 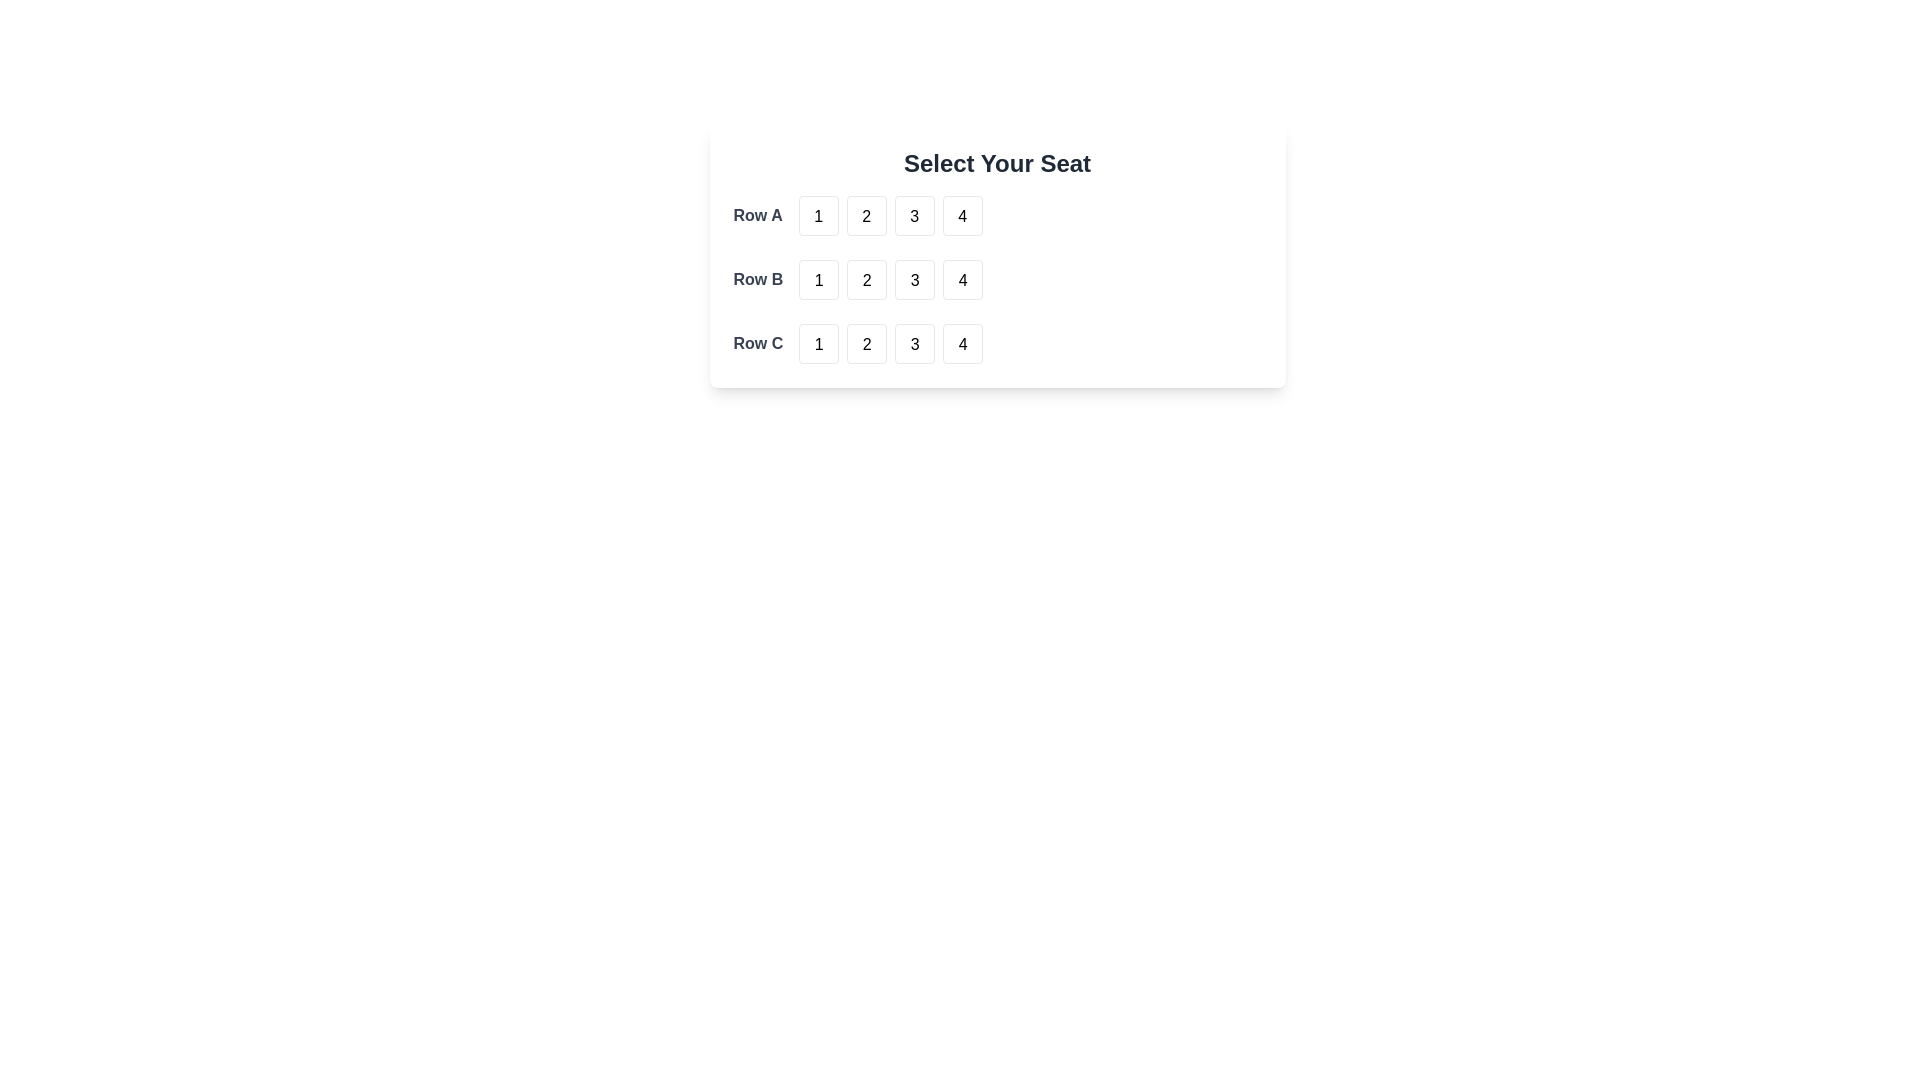 What do you see at coordinates (890, 342) in the screenshot?
I see `the second button in the selection interface for 'Row C'` at bounding box center [890, 342].